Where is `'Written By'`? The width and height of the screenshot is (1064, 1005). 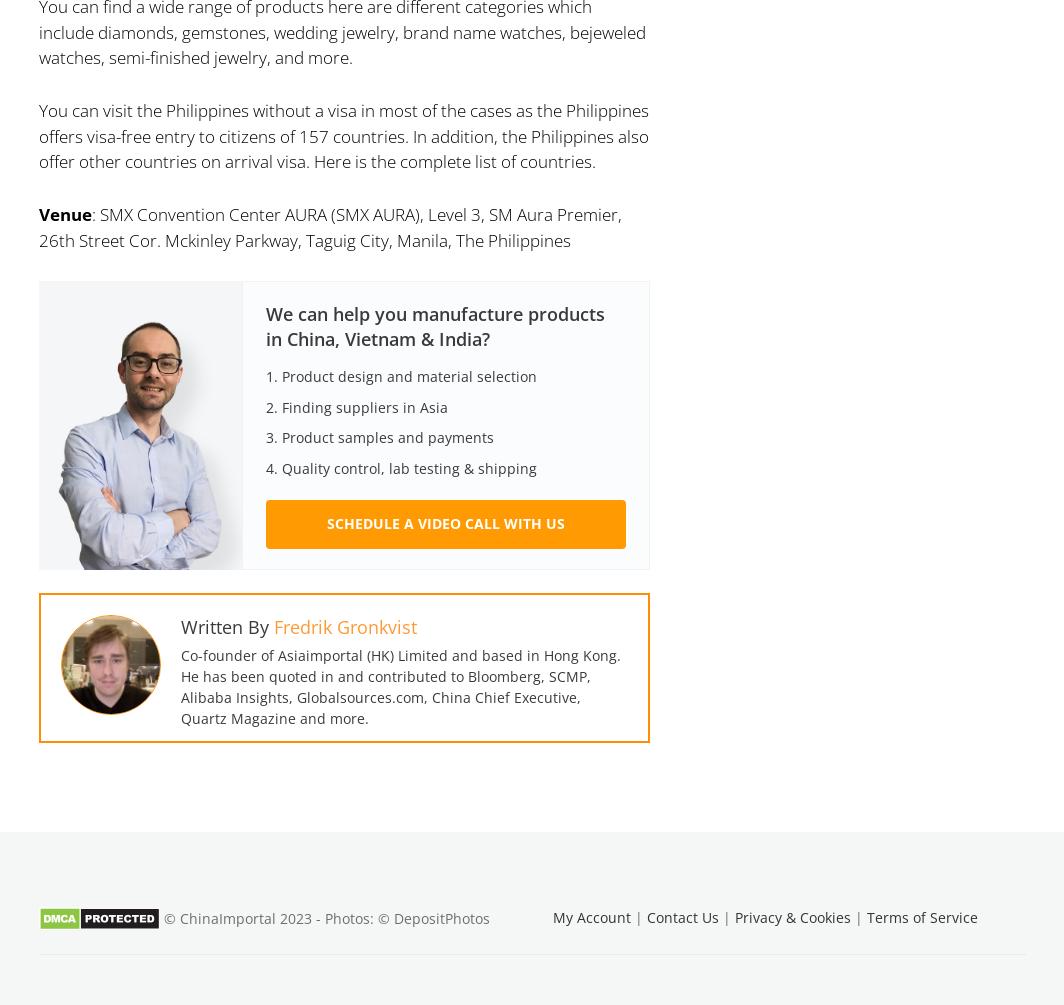
'Written By' is located at coordinates (226, 625).